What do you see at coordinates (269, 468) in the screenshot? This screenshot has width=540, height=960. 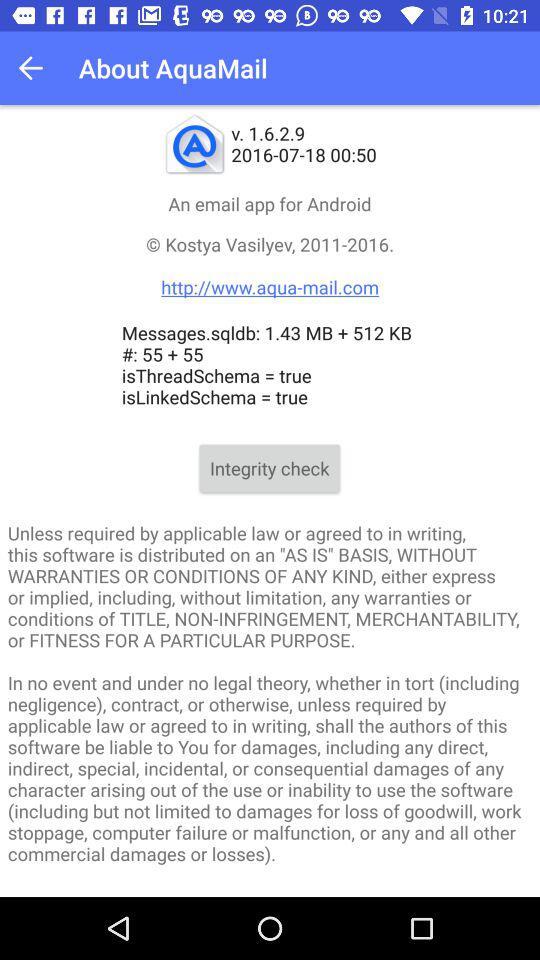 I see `the app below messages sqldb 1` at bounding box center [269, 468].